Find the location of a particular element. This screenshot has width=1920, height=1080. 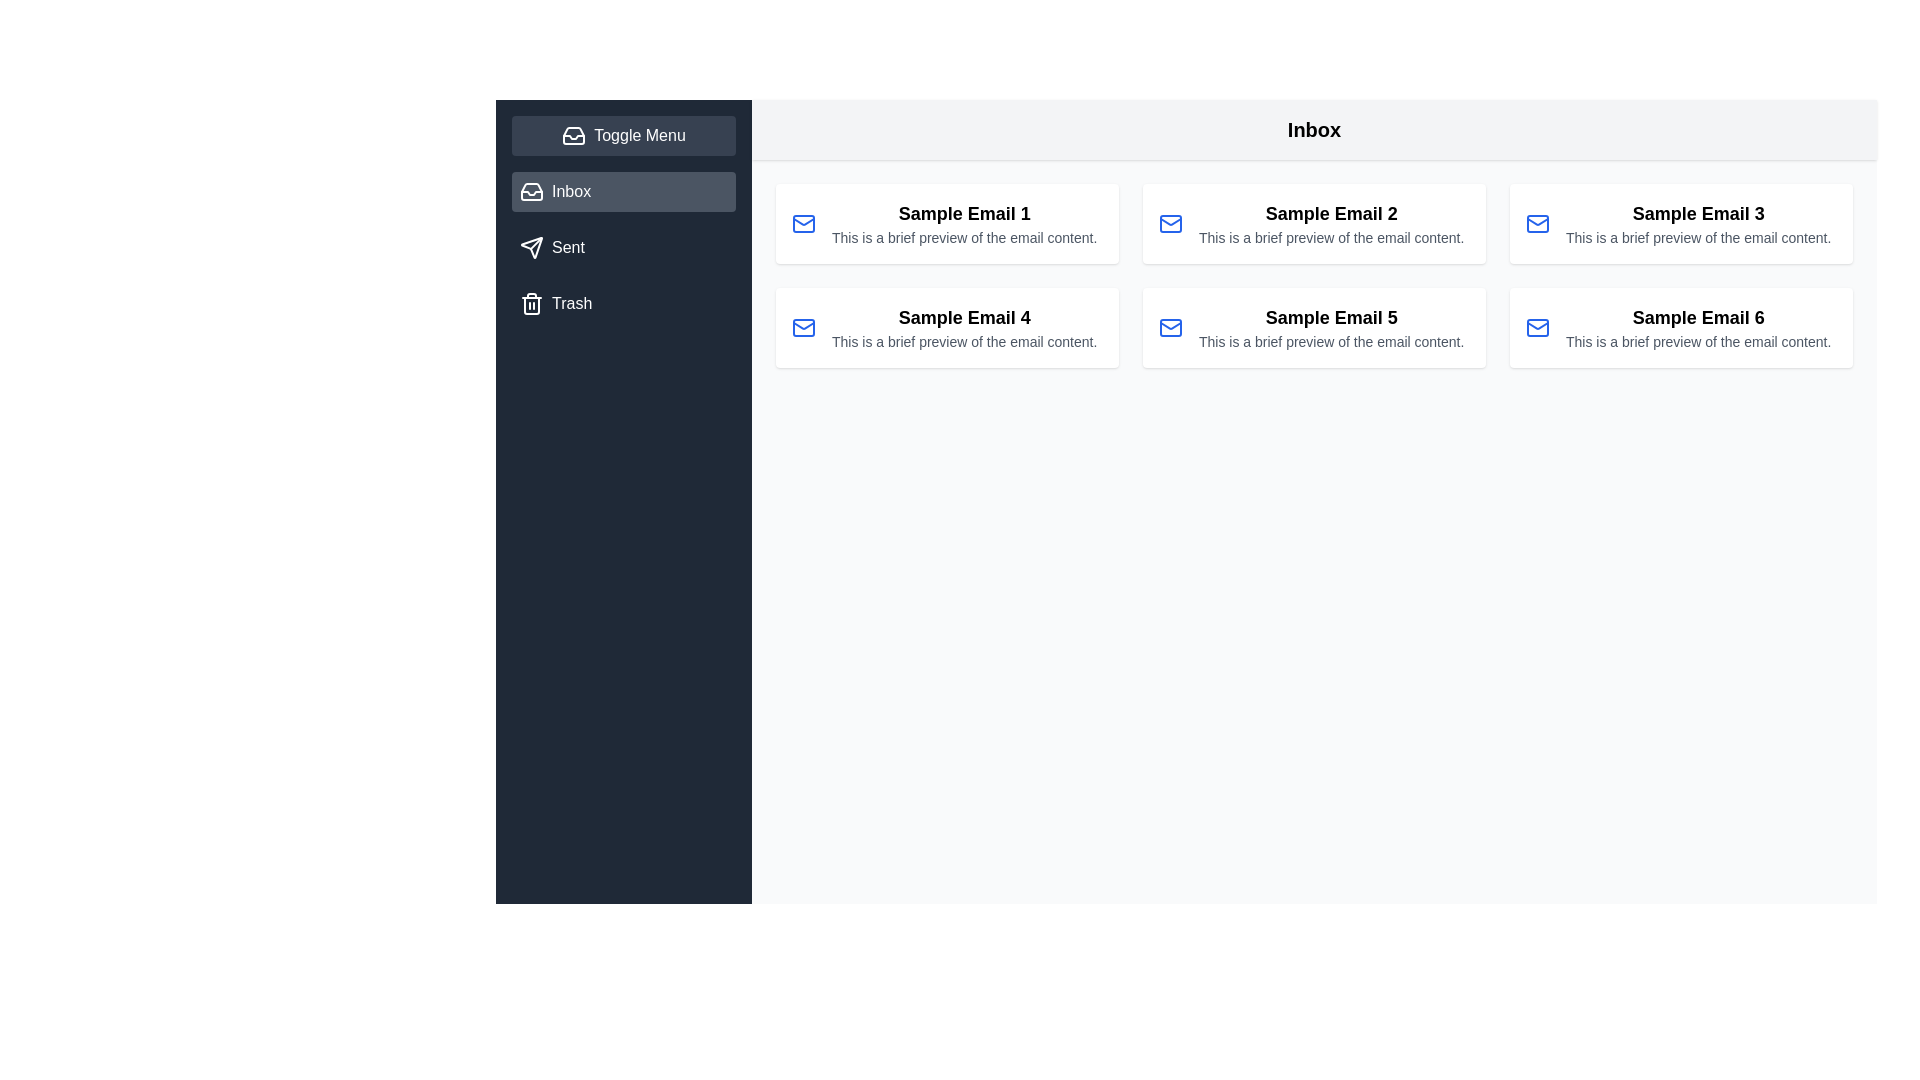

the second text element that serves as a brief summary of the associated email, located below the 'Sample Email 1' text is located at coordinates (964, 237).